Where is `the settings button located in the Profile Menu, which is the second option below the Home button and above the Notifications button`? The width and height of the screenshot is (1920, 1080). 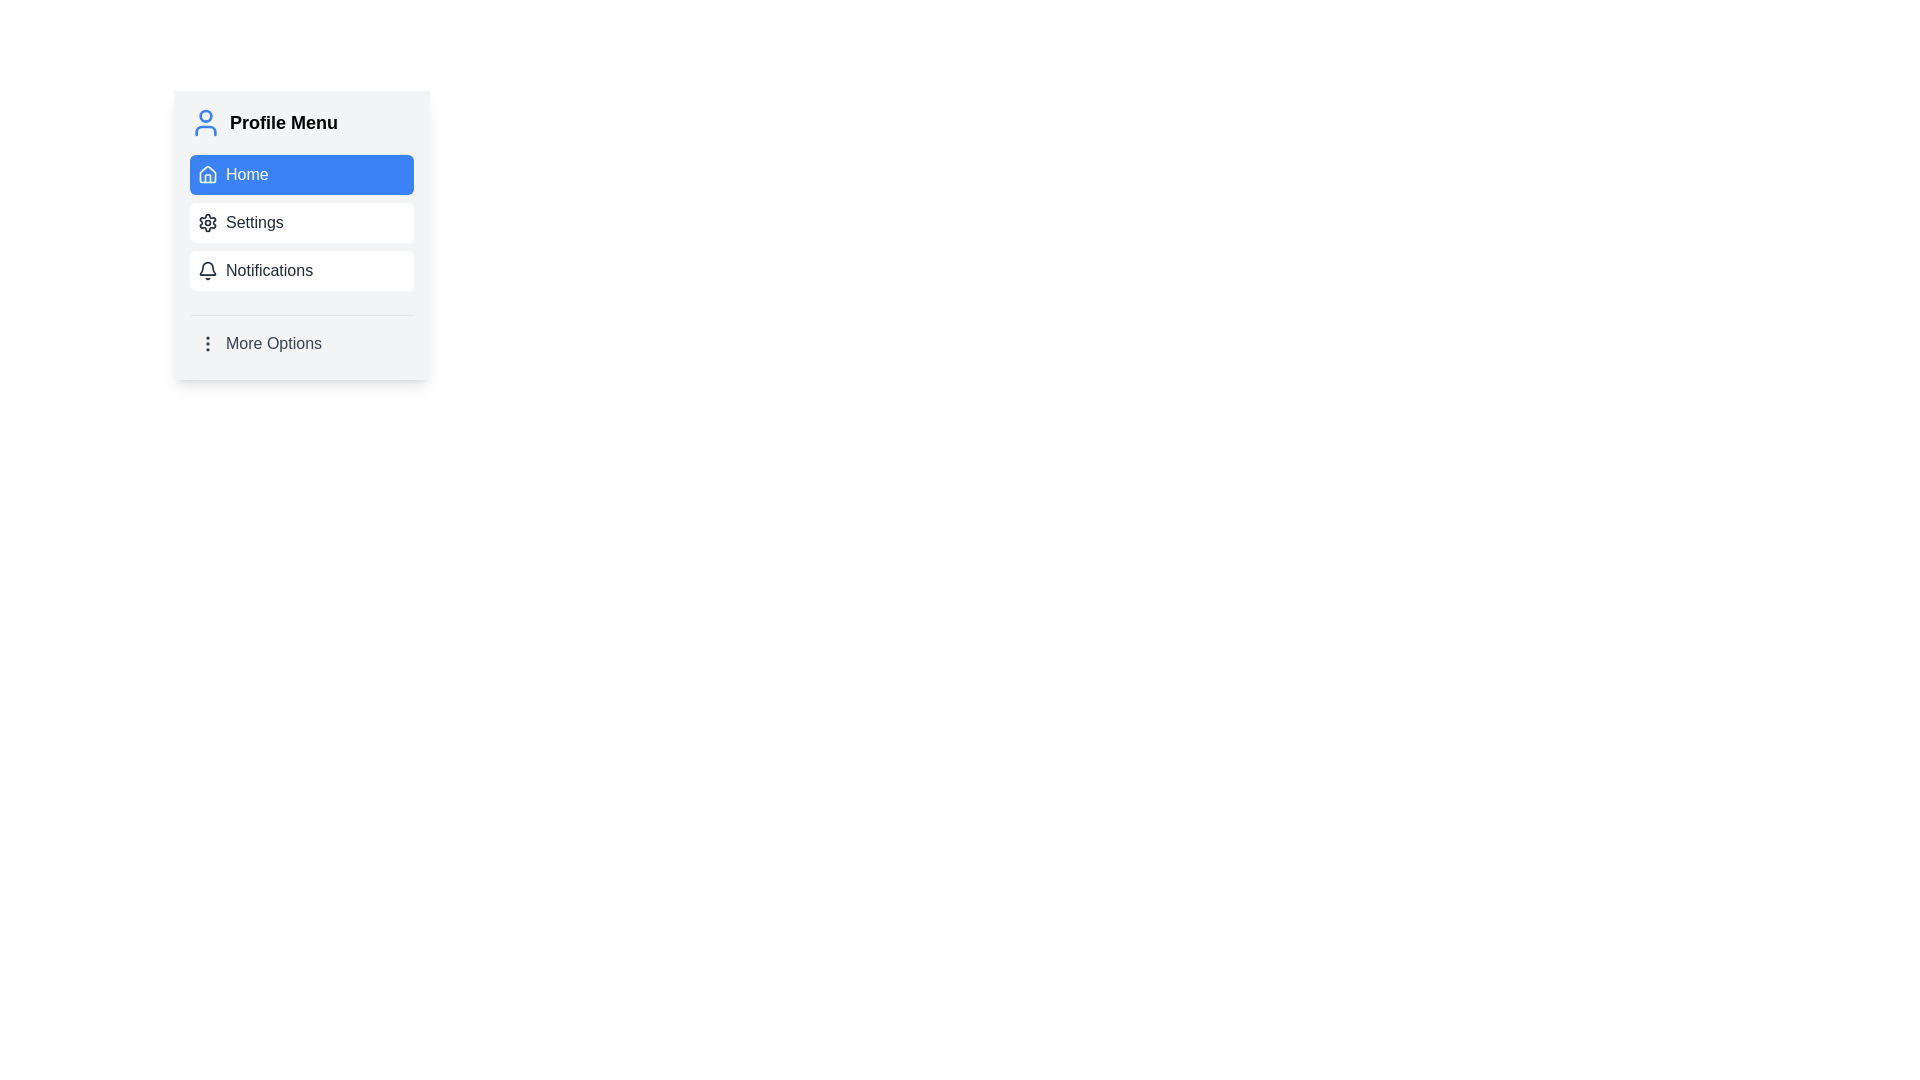
the settings button located in the Profile Menu, which is the second option below the Home button and above the Notifications button is located at coordinates (301, 223).